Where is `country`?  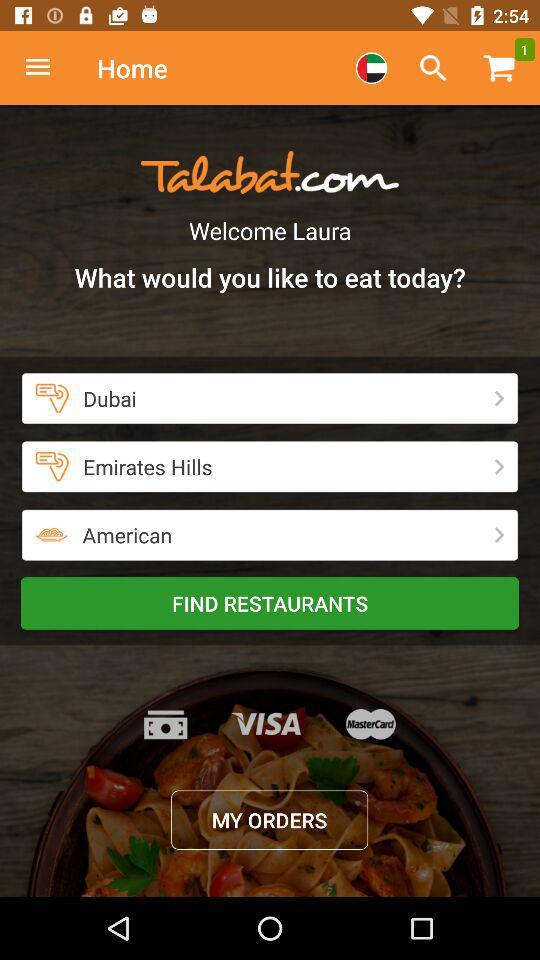 country is located at coordinates (370, 68).